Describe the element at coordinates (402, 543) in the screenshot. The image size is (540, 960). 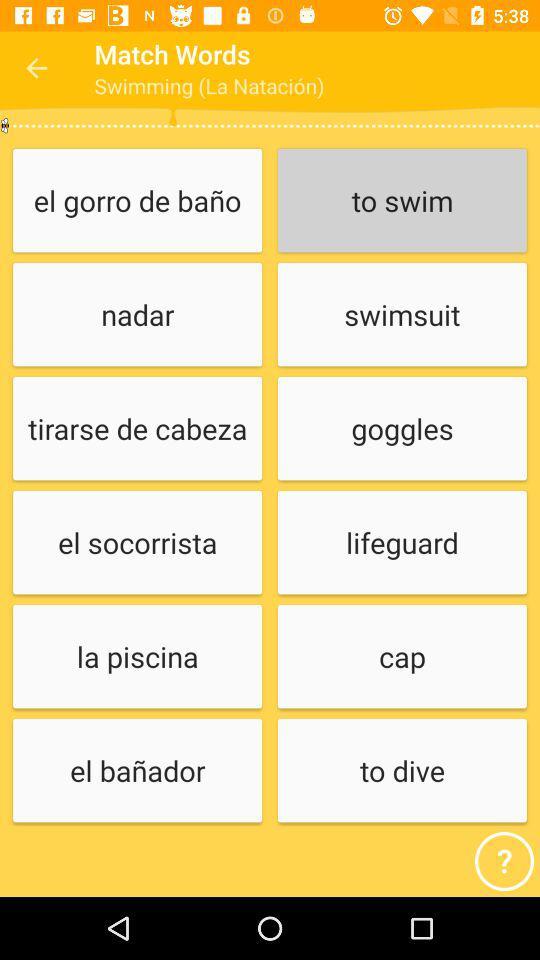
I see `icon below the goggles` at that location.